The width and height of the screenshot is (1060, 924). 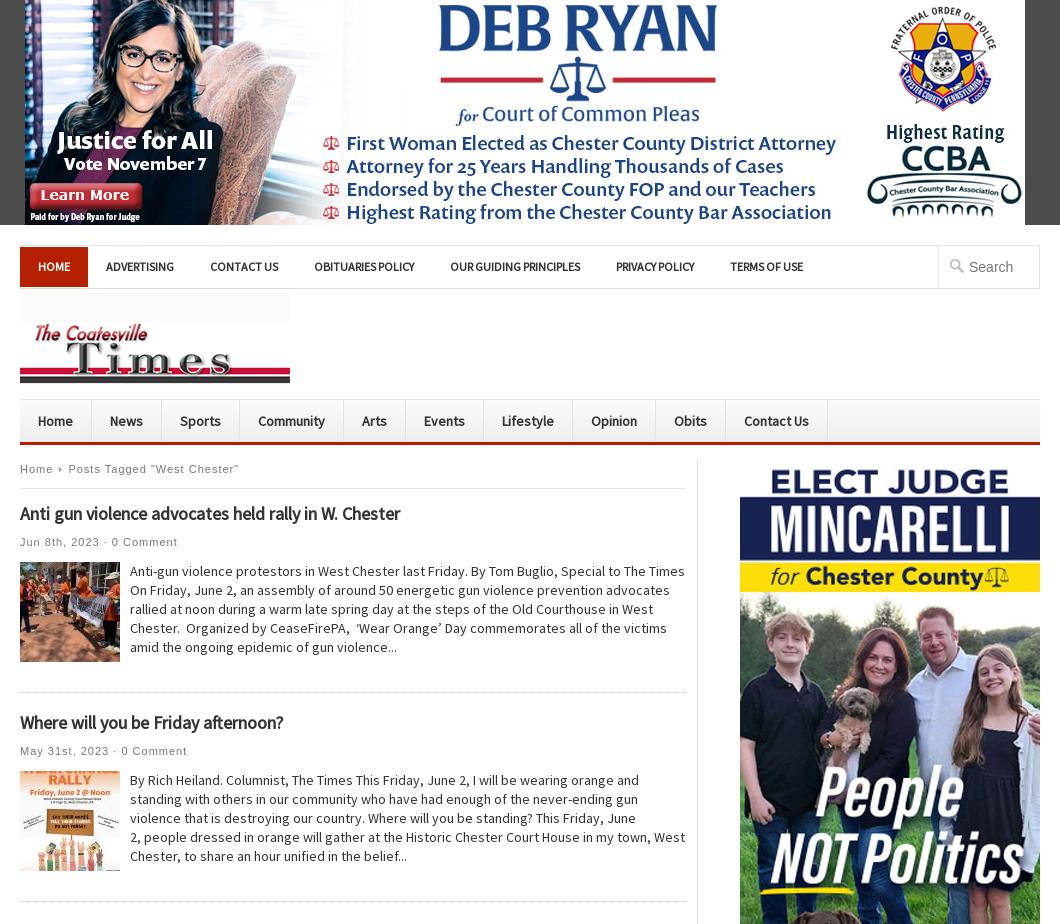 I want to click on 'By Rich Heiland. Columnist, The Times
This Friday, June 2, I will be wearing orange and standing with others in our community who have had enough of the never-ending gun violence that is destroying our country. Where will you be standing?


This Friday, June 2, people dressed in orange will gather at the Historic Chester Court House in my town, West Chester, to share an hour unified in the belief...', so click(x=406, y=818).